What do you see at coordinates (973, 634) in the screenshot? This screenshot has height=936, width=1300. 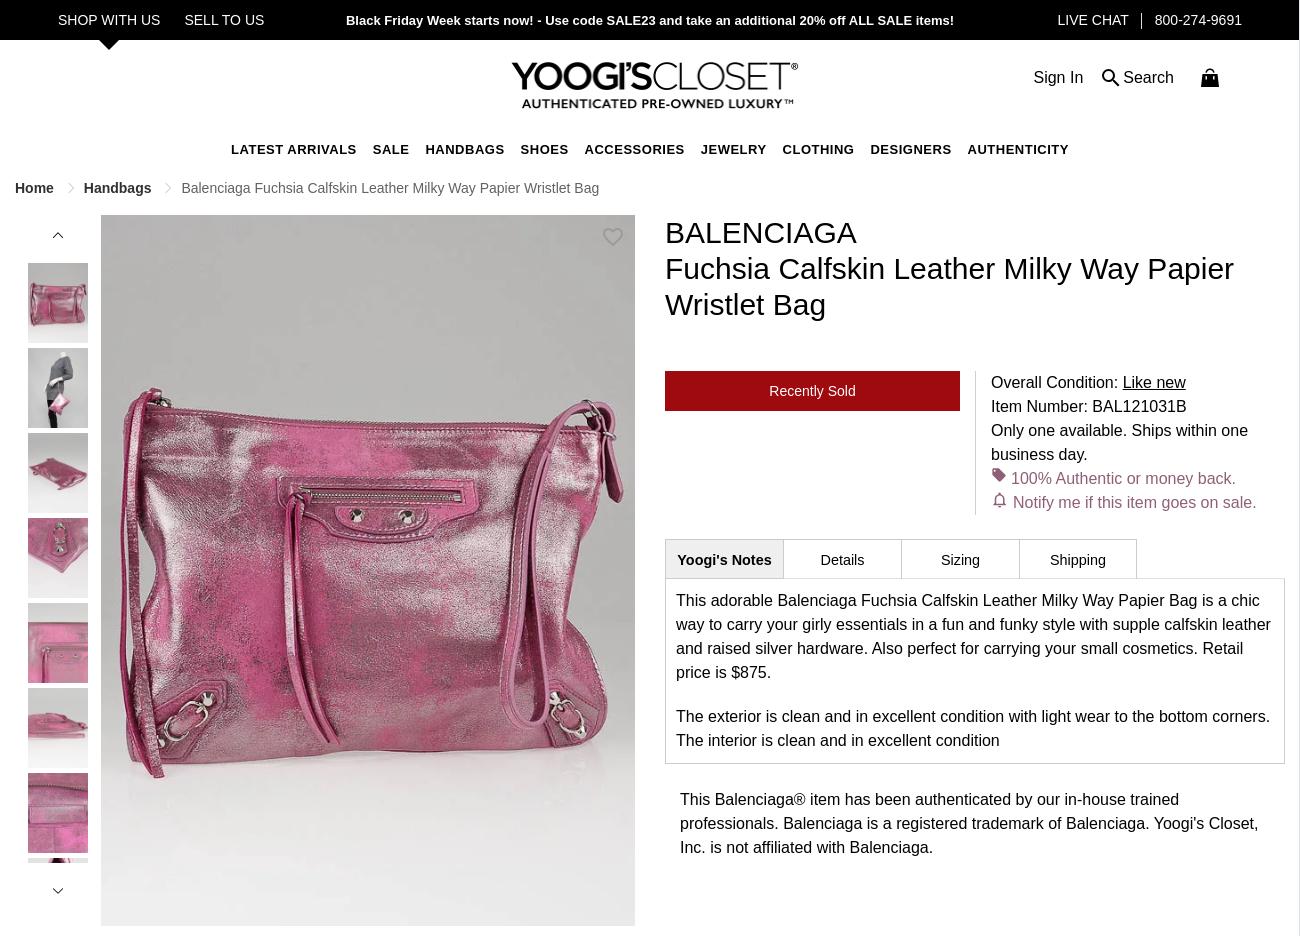 I see `'This adorable Balenciaga Fuchsia Calfskin Leather Milky Way Papier Bag is a chic way to carry your girly essentials in a fun and funky style with supple calfskin leather and raised silver hardware. Also perfect for carrying your small cosmetics. Retail price is $875.'` at bounding box center [973, 634].